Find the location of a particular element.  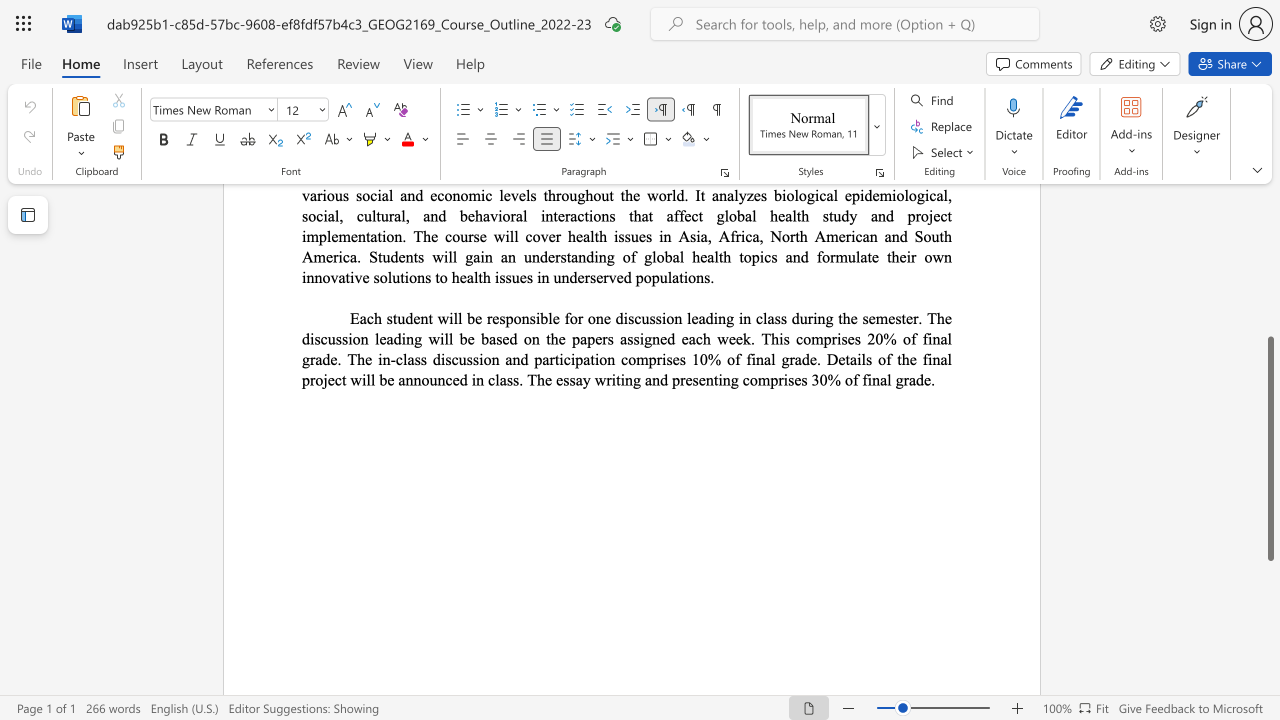

the scrollbar to scroll the page up is located at coordinates (1269, 310).